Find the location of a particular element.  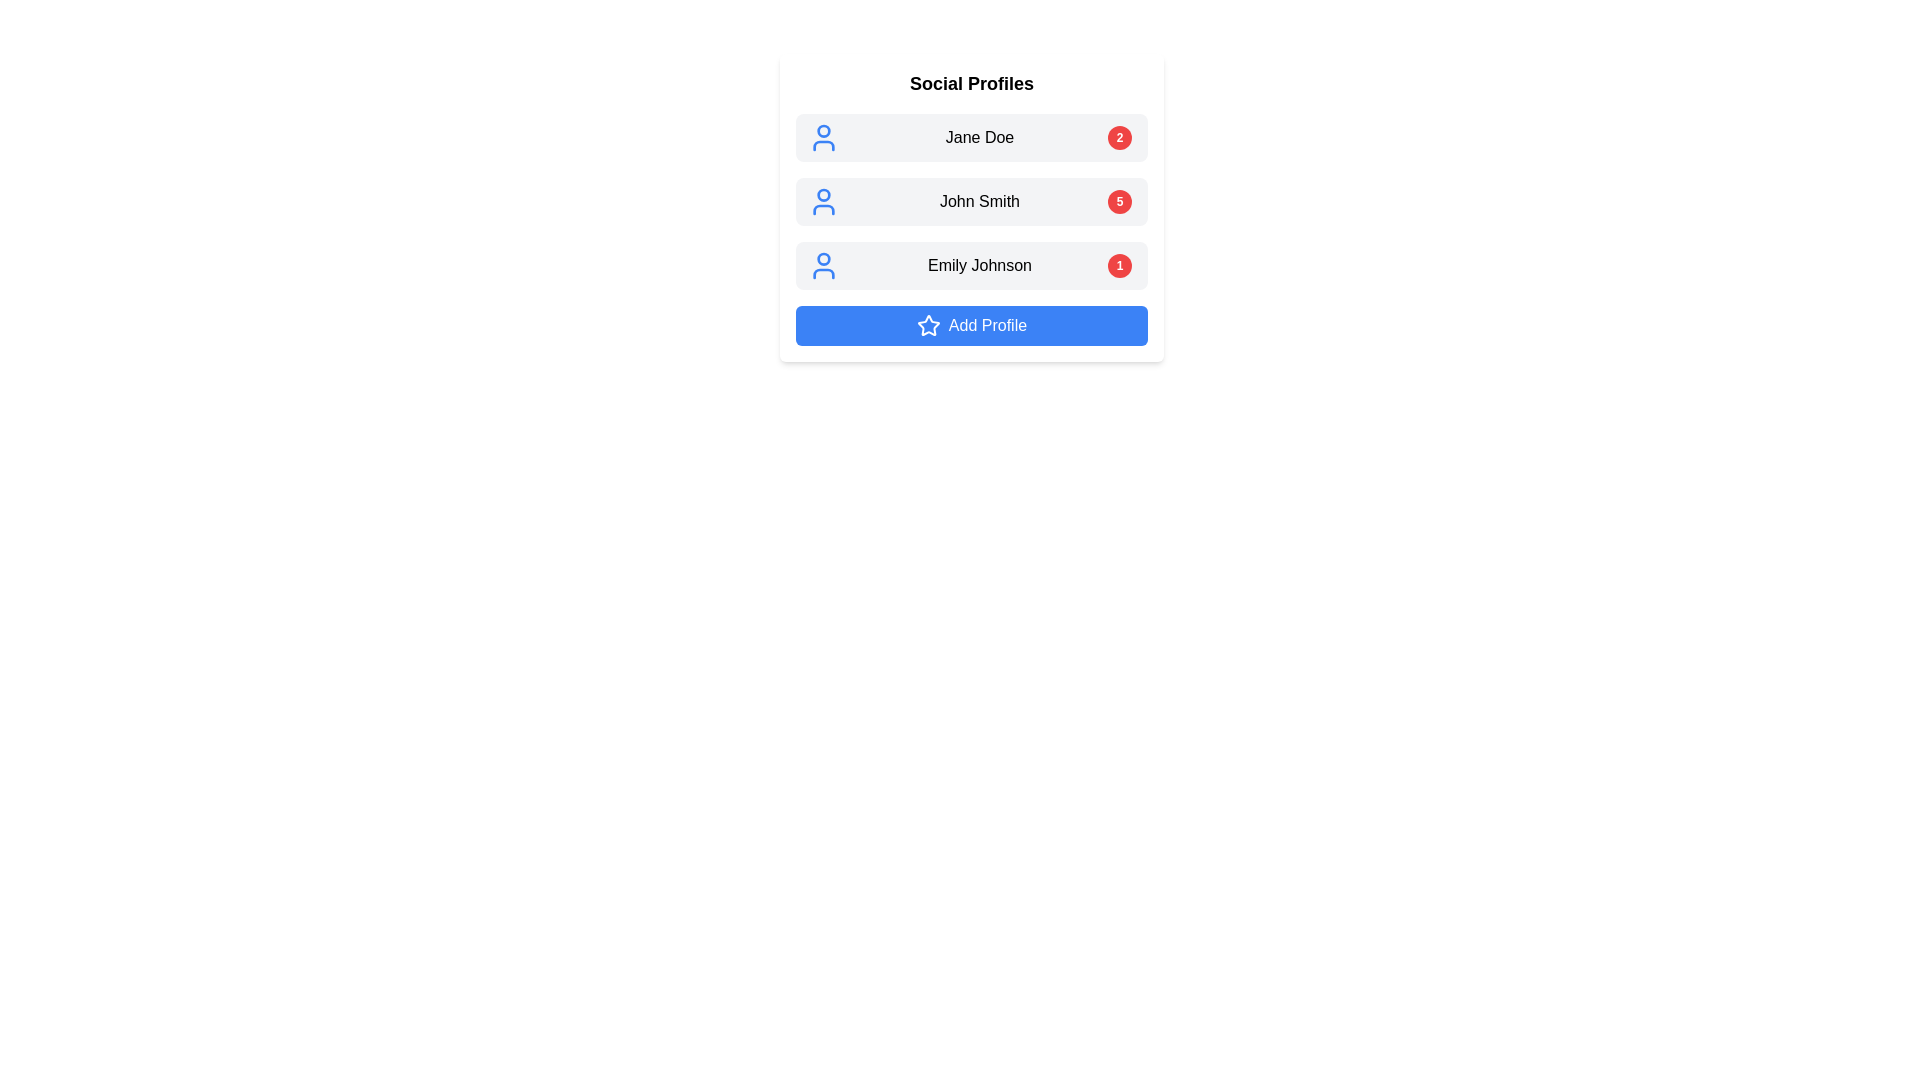

the text label displaying 'Jane Doe', which is positioned between a blue user icon and a red badge with the number '2' is located at coordinates (979, 137).